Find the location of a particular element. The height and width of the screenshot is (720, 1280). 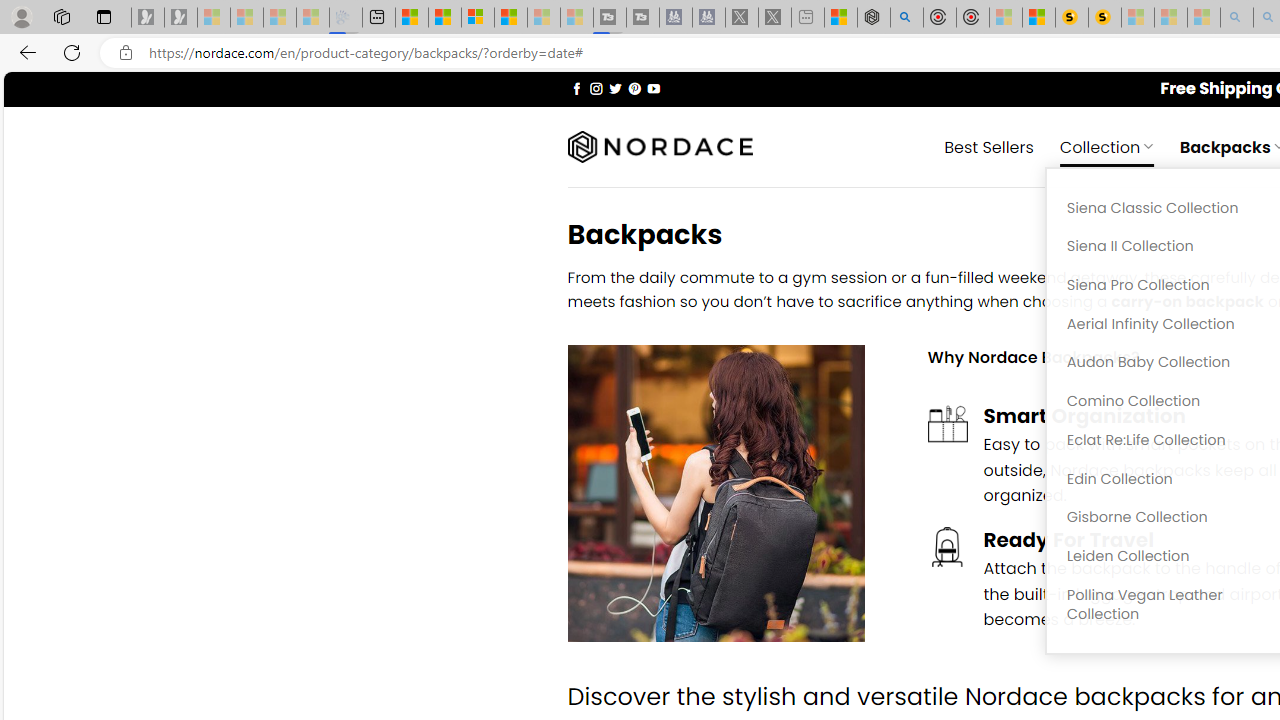

'Microsoft Start - Sleeping' is located at coordinates (544, 17).